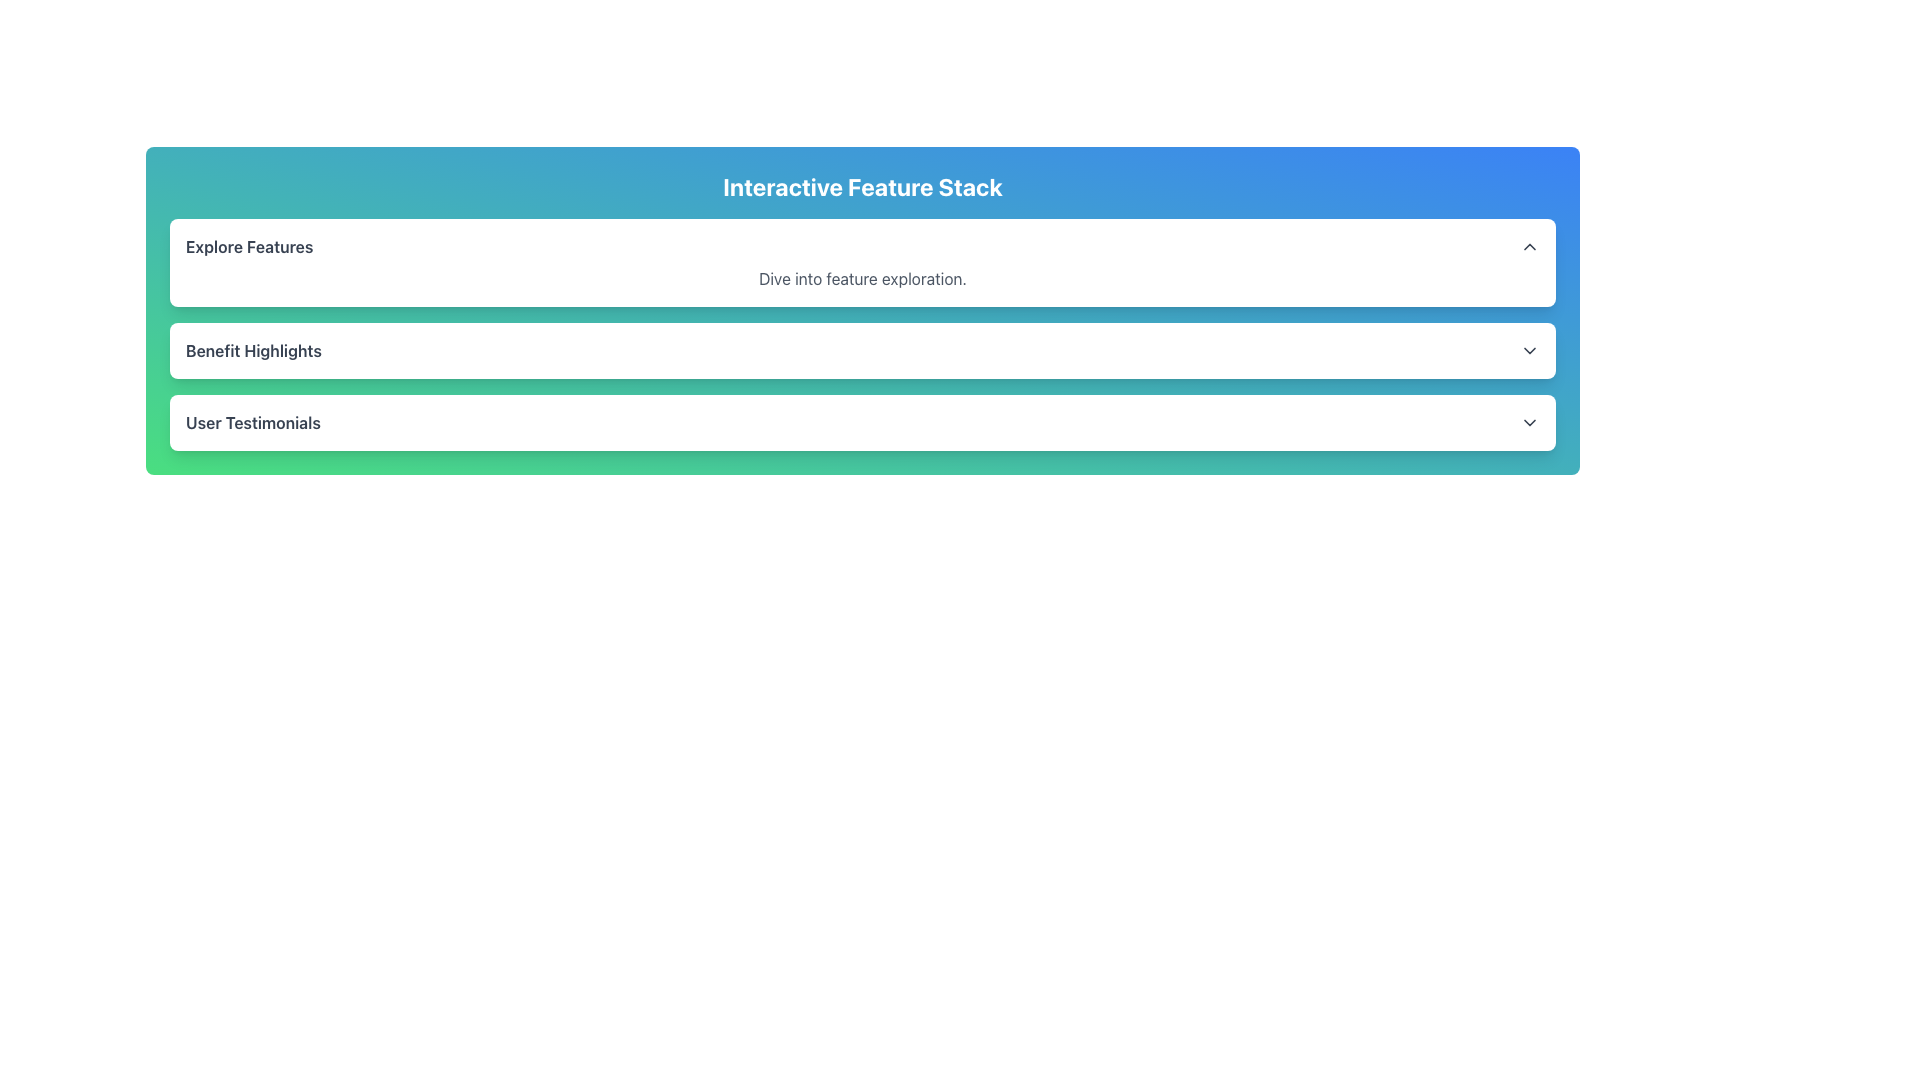 Image resolution: width=1920 pixels, height=1080 pixels. What do you see at coordinates (1529, 245) in the screenshot?
I see `the upward-pointing chevron icon in the 'Explore Features' section` at bounding box center [1529, 245].